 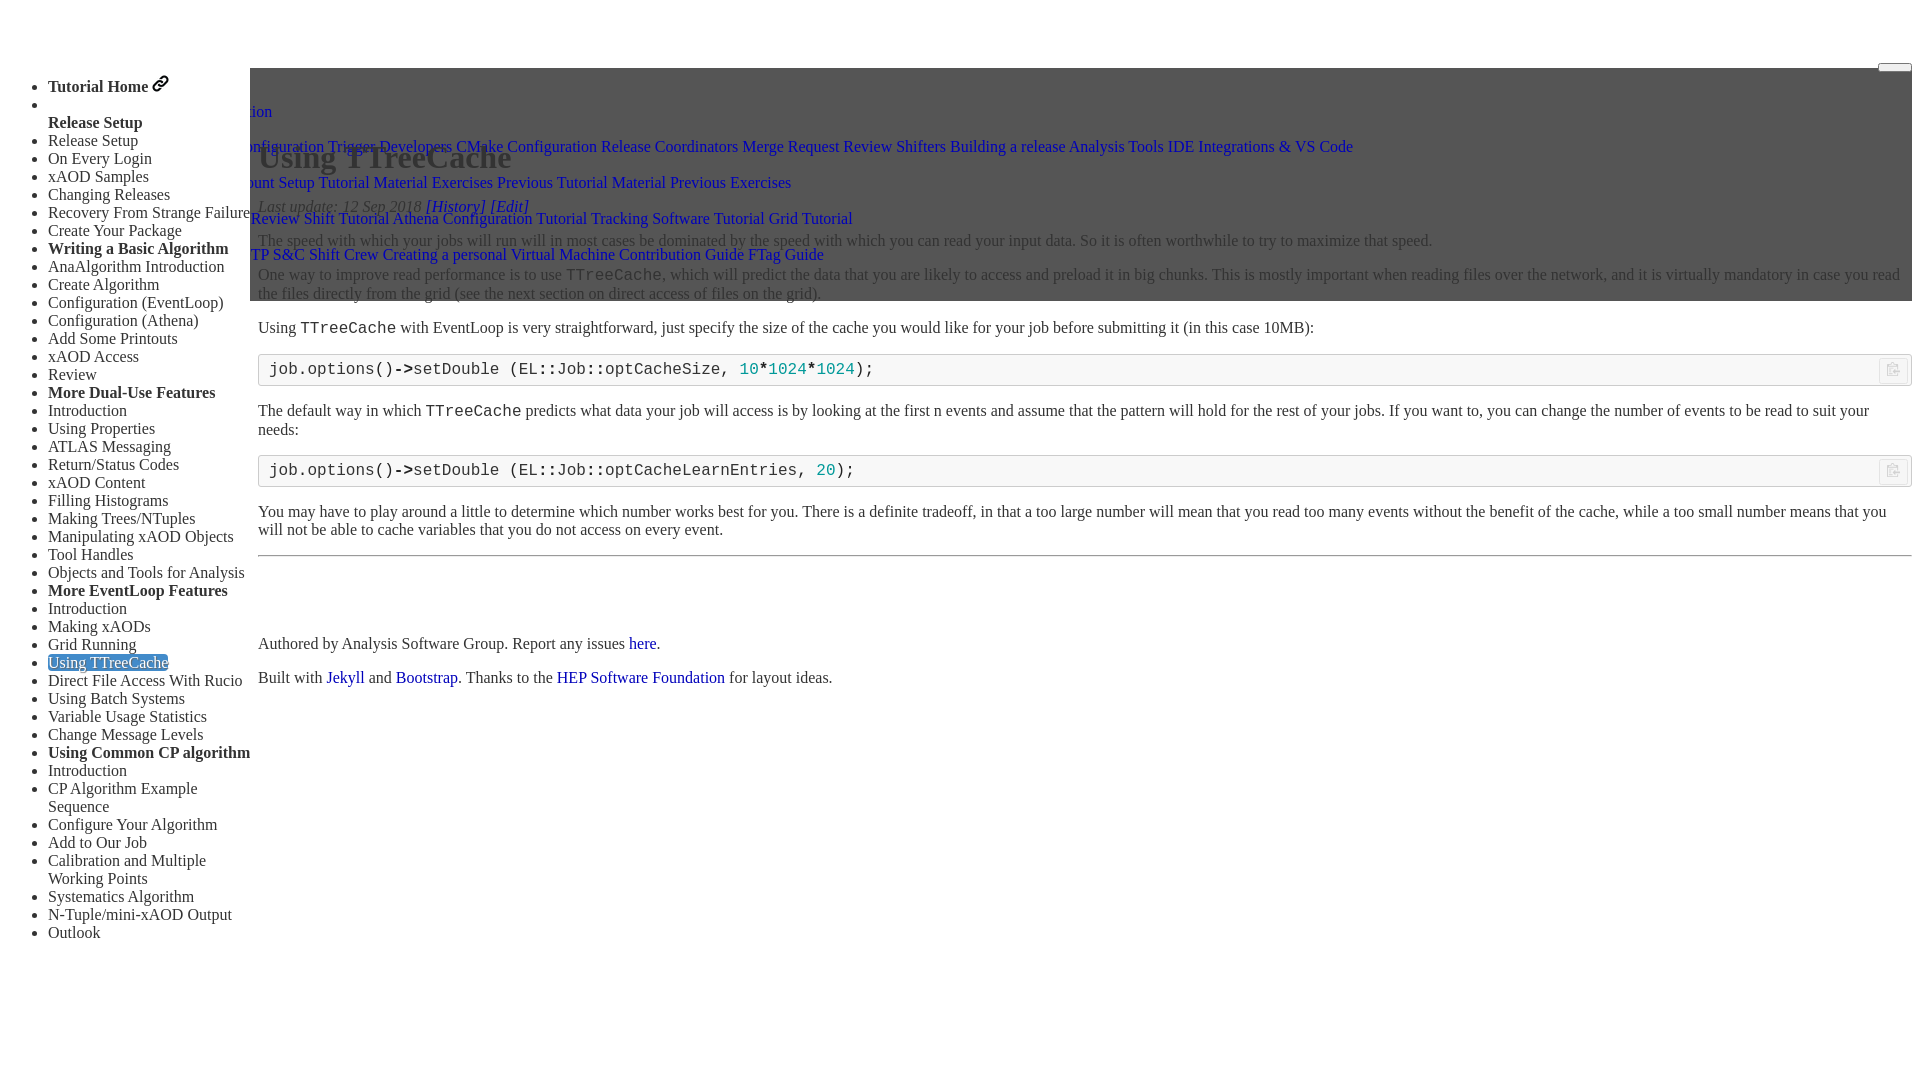 What do you see at coordinates (96, 842) in the screenshot?
I see `'Add to Our Job'` at bounding box center [96, 842].